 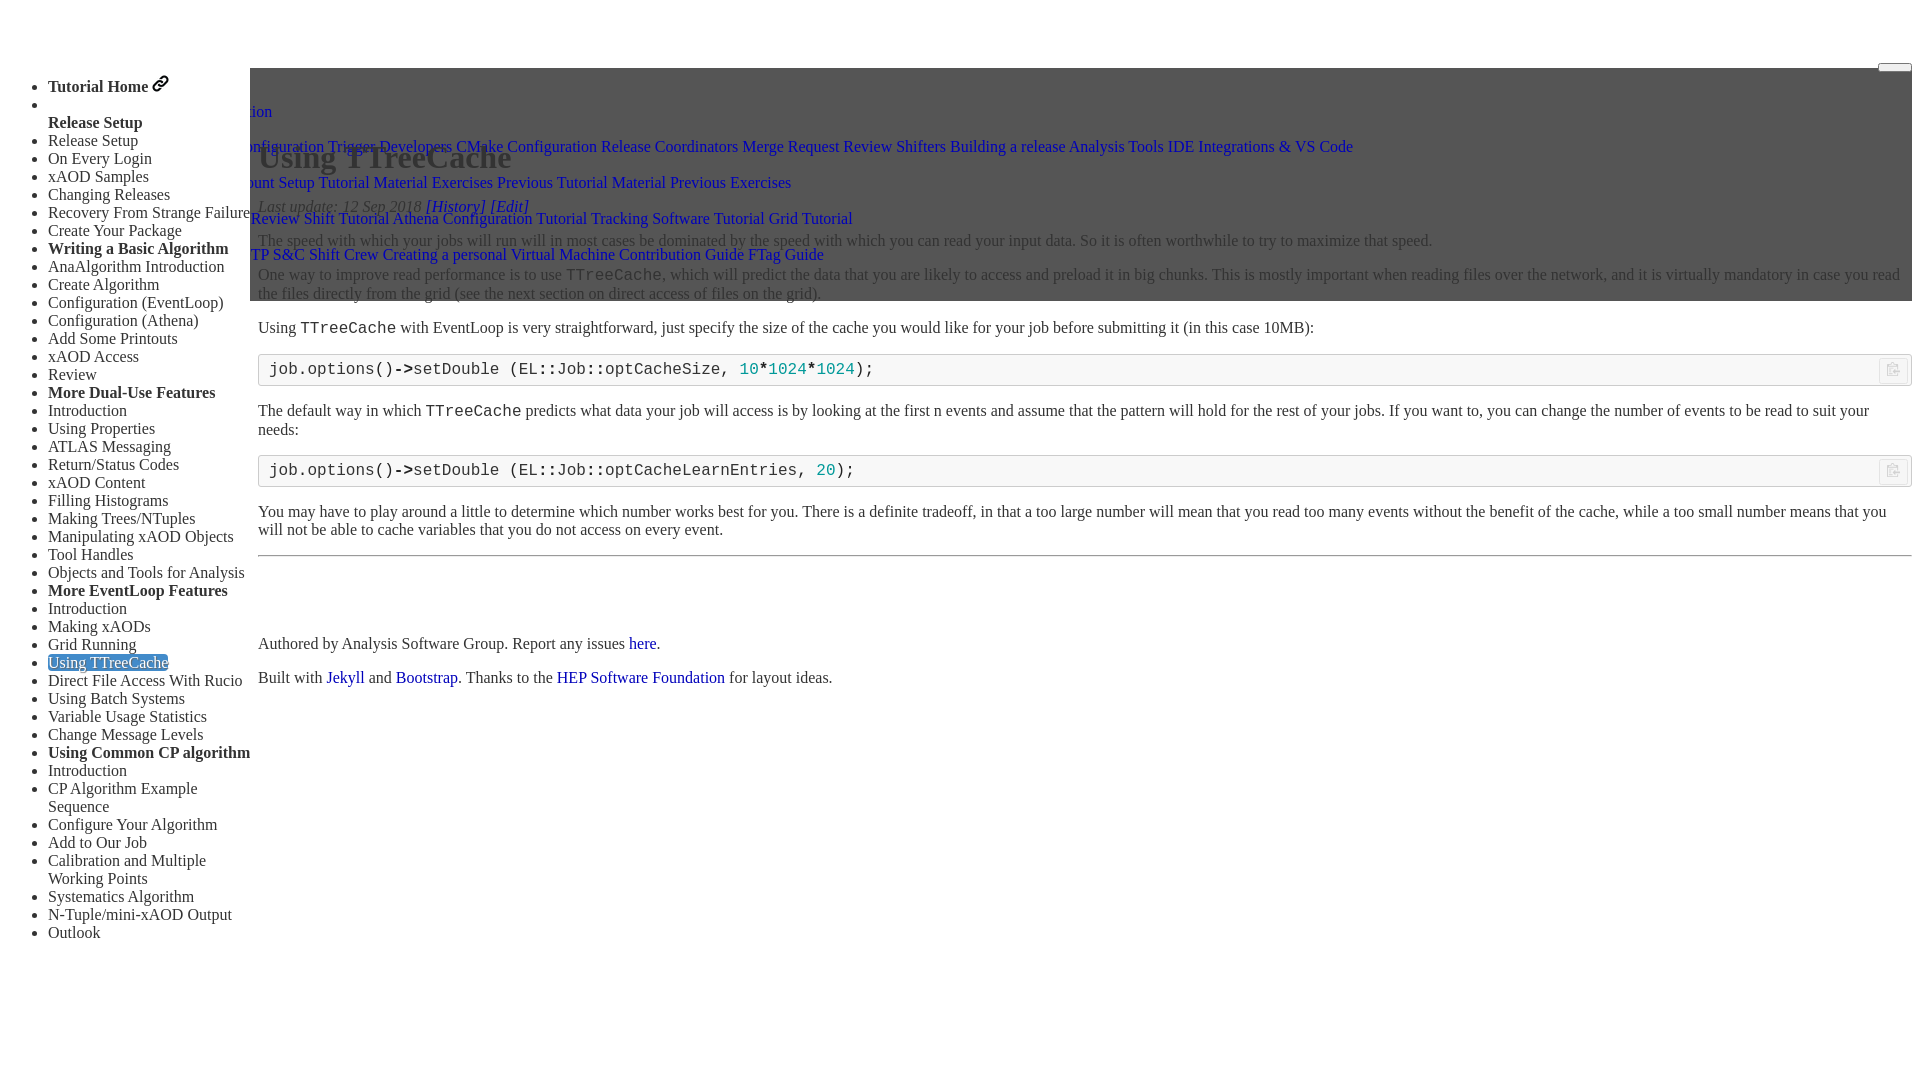 What do you see at coordinates (96, 842) in the screenshot?
I see `'Add to Our Job'` at bounding box center [96, 842].